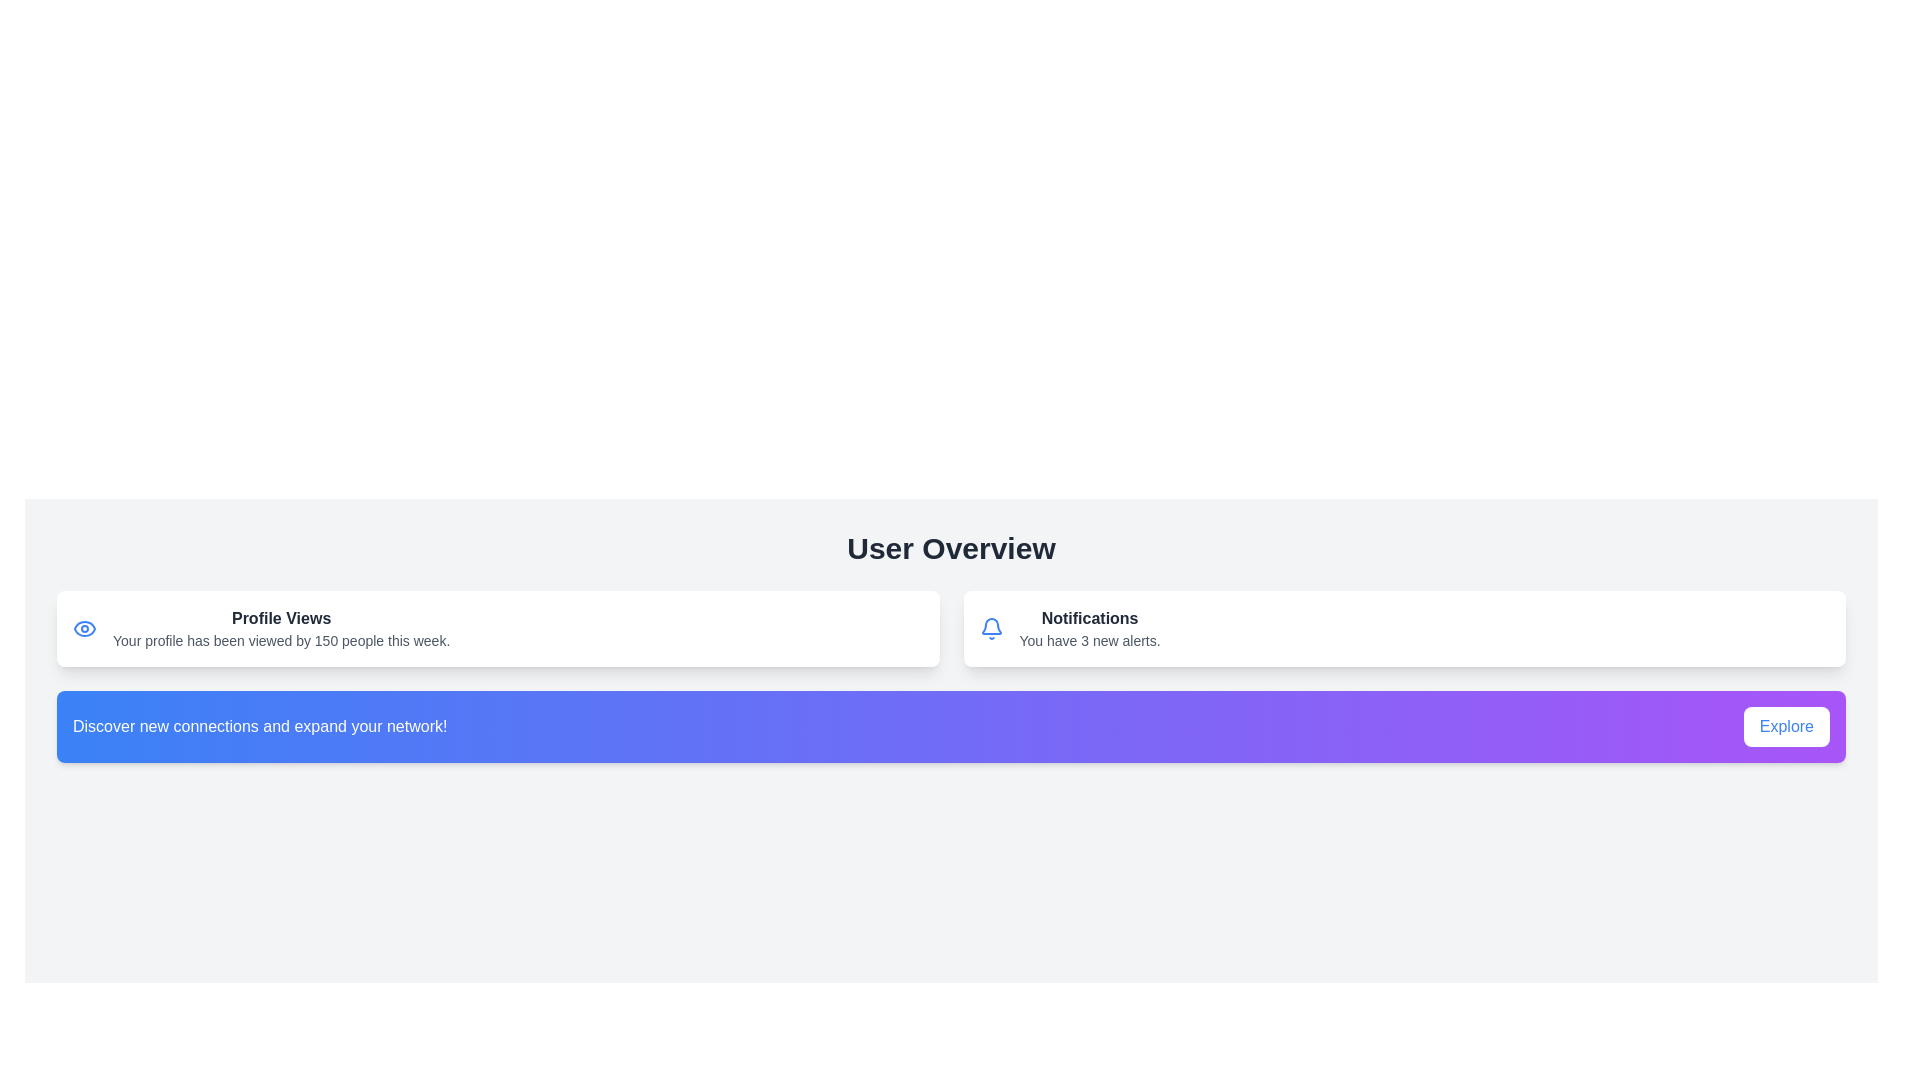  Describe the element at coordinates (259, 726) in the screenshot. I see `the informational banner text label that provides motivational or informative messages about networking opportunities, located below the 'Profile Views' and 'Notifications' sections, and adjacent to the 'Explore' button` at that location.